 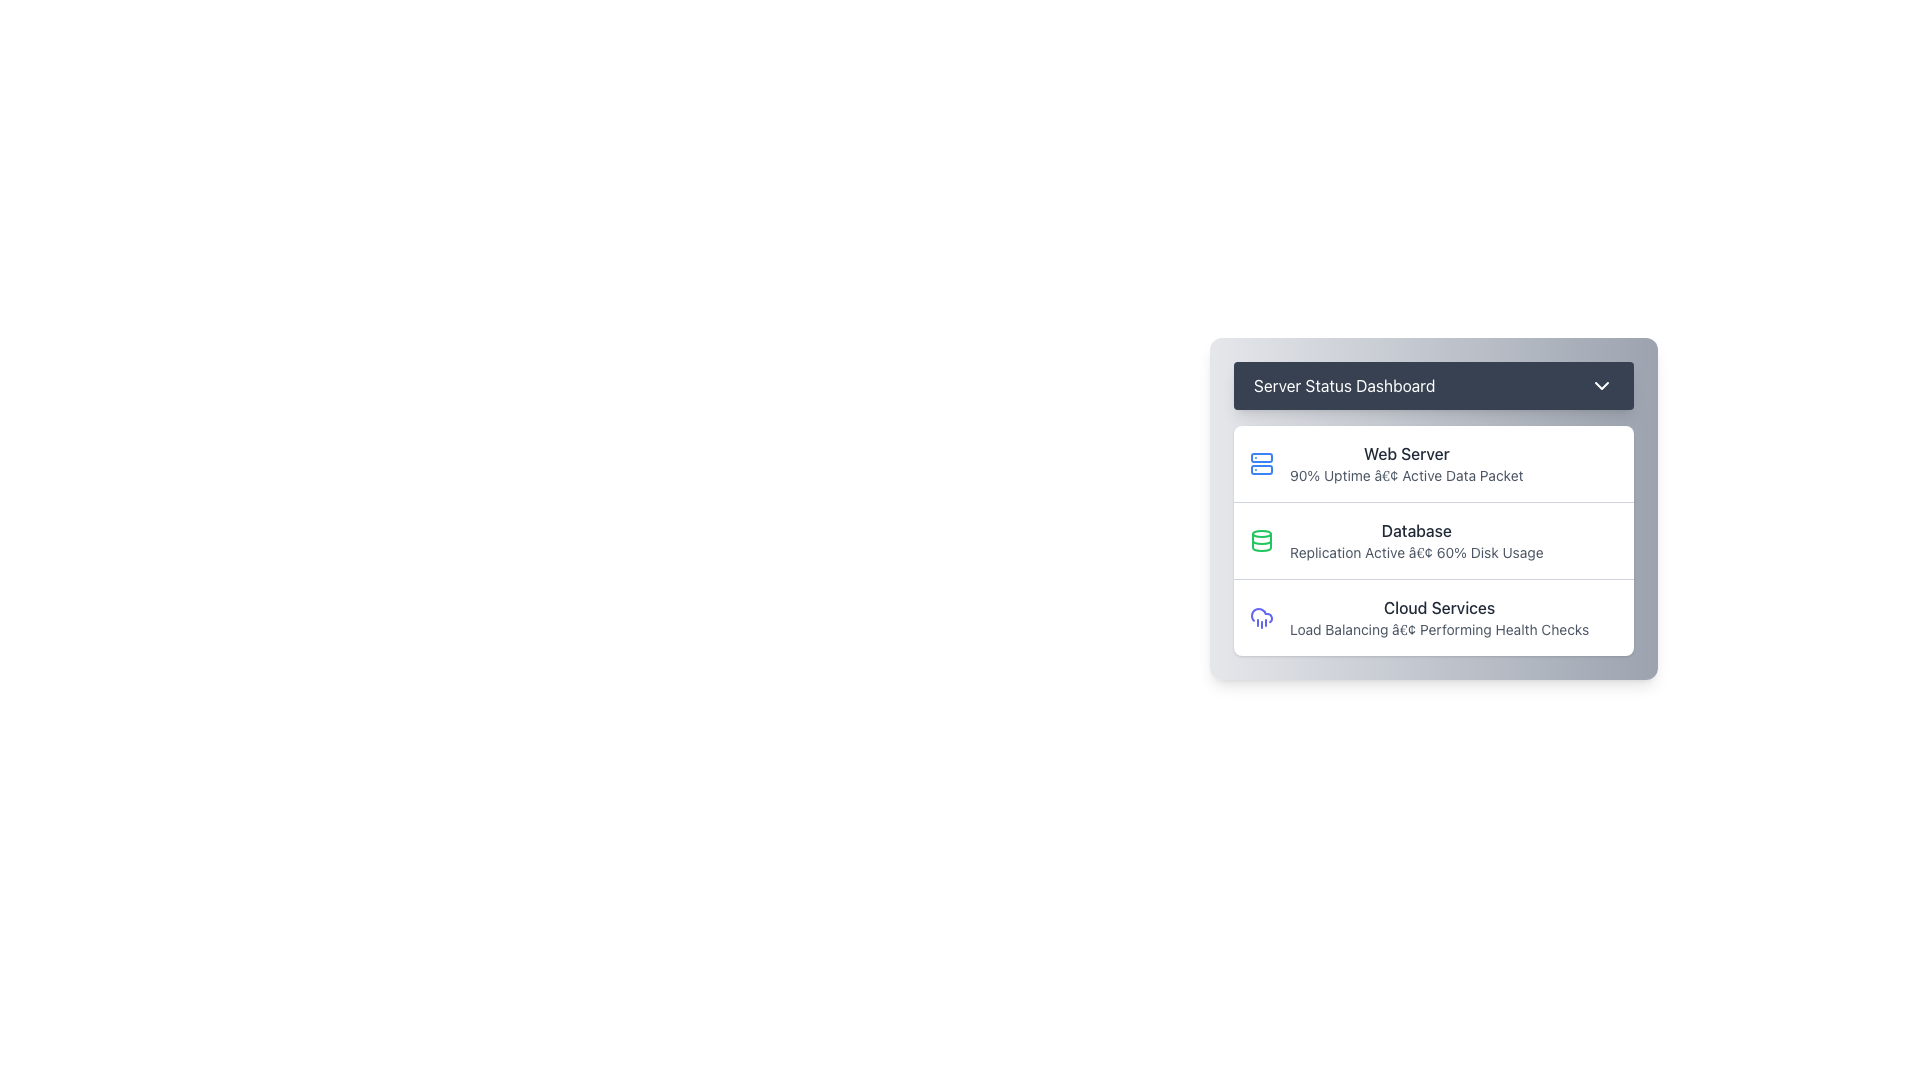 I want to click on the third informational card, so click(x=1433, y=616).